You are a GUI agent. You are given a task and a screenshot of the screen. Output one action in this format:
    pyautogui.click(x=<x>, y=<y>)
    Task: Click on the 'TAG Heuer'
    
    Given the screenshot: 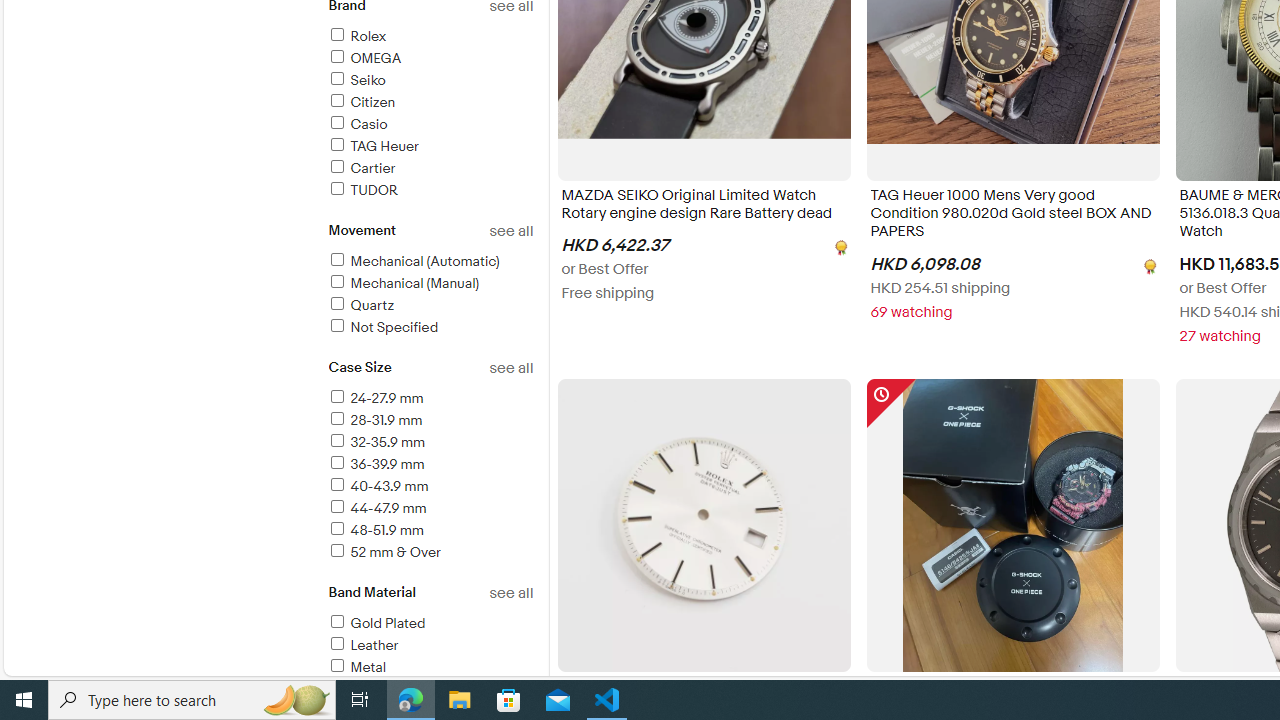 What is the action you would take?
    pyautogui.click(x=372, y=145)
    